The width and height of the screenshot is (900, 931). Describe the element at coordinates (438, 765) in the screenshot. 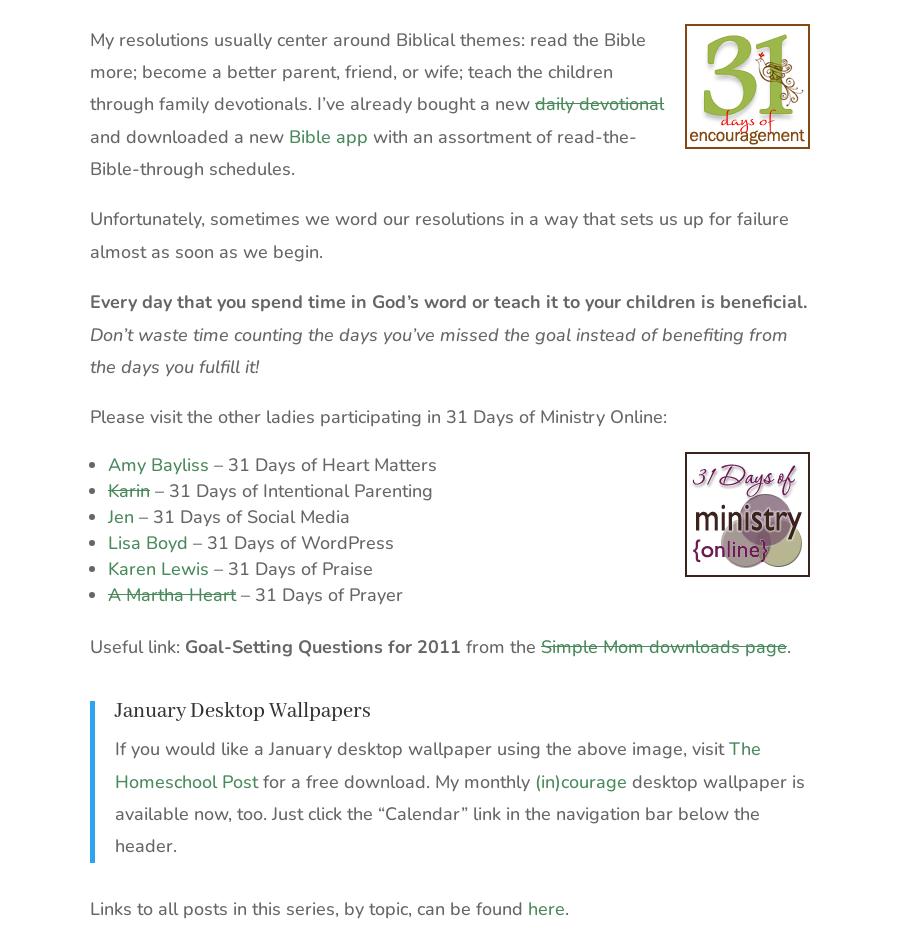

I see `'The Homeschool Post'` at that location.